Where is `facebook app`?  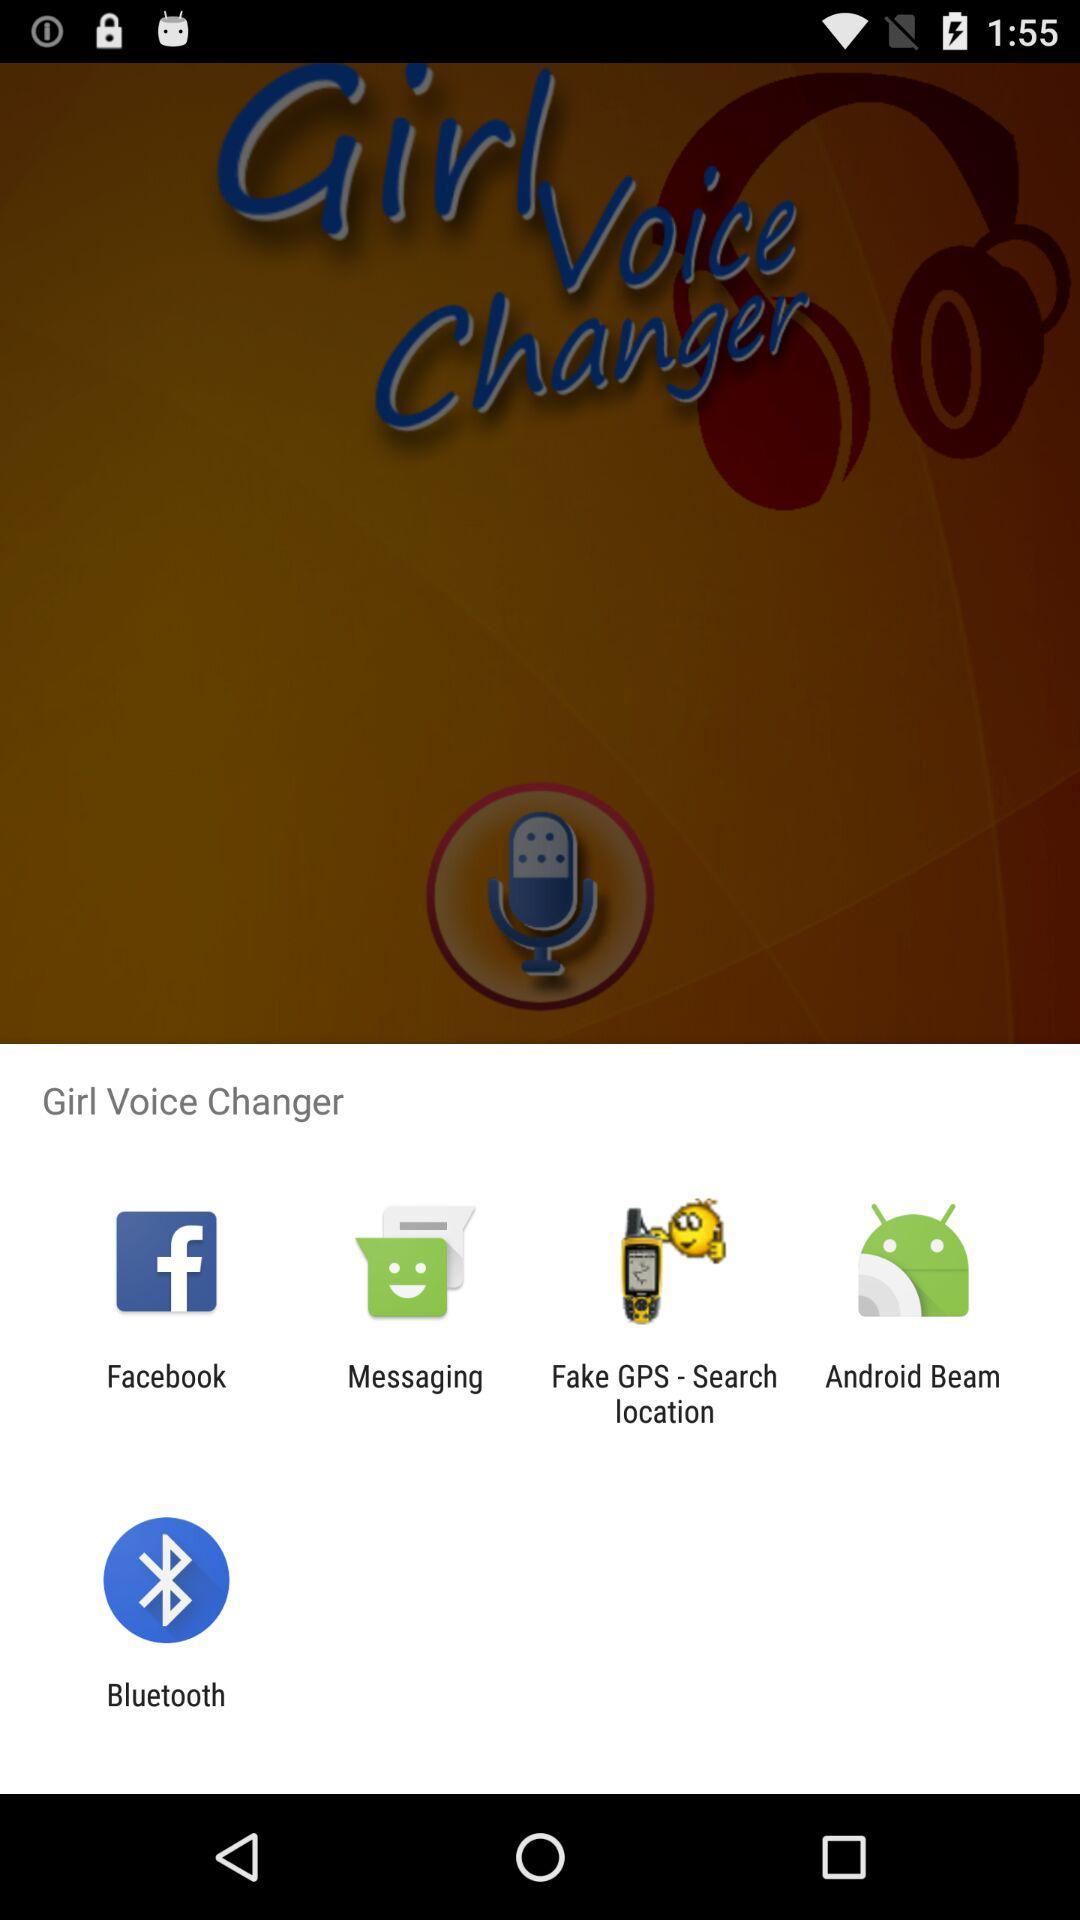 facebook app is located at coordinates (165, 1392).